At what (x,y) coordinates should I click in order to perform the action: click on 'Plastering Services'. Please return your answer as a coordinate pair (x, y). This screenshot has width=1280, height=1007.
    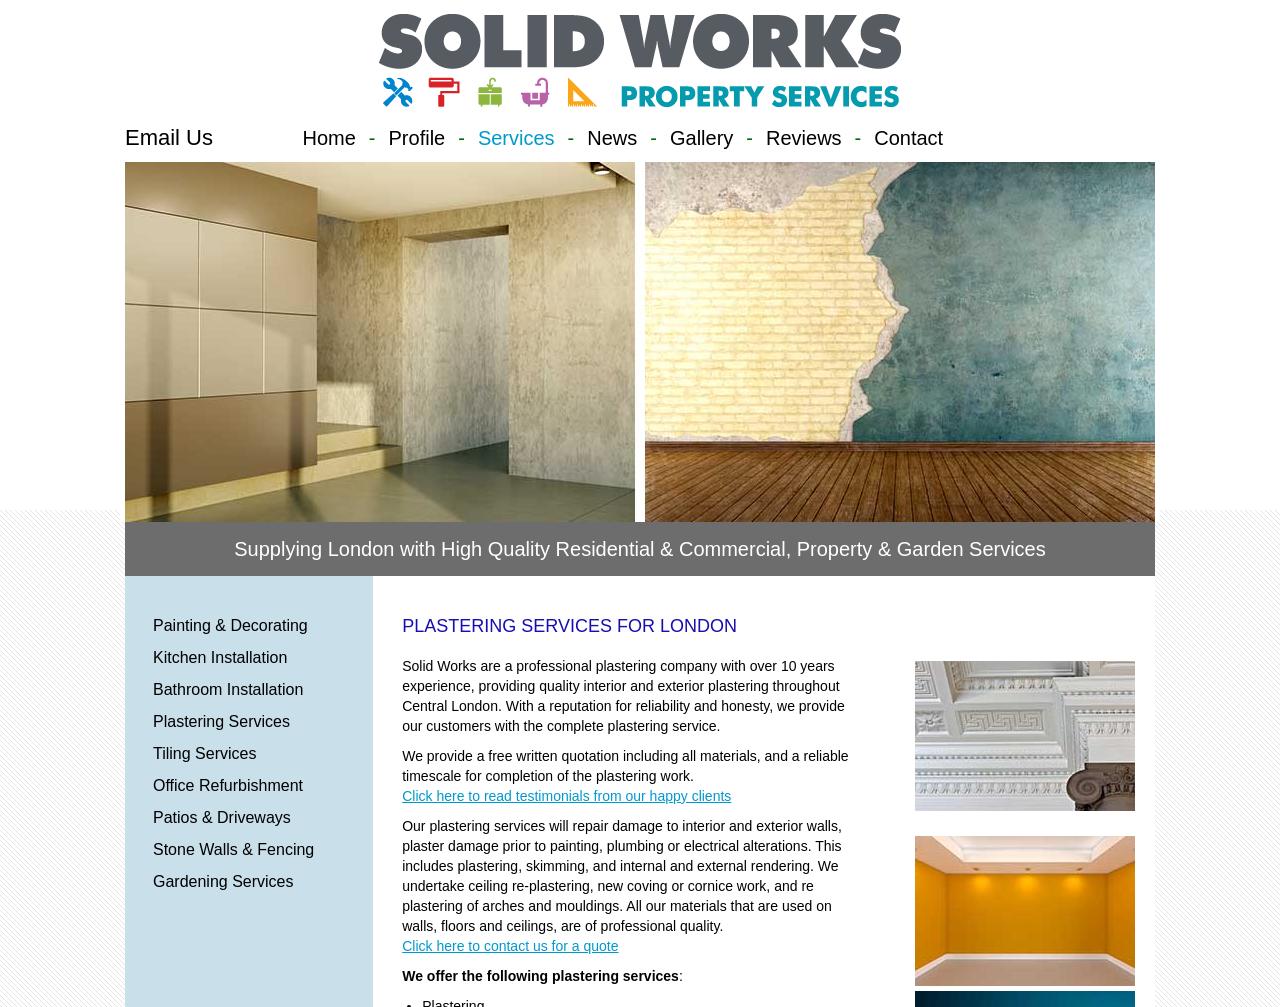
    Looking at the image, I should click on (221, 720).